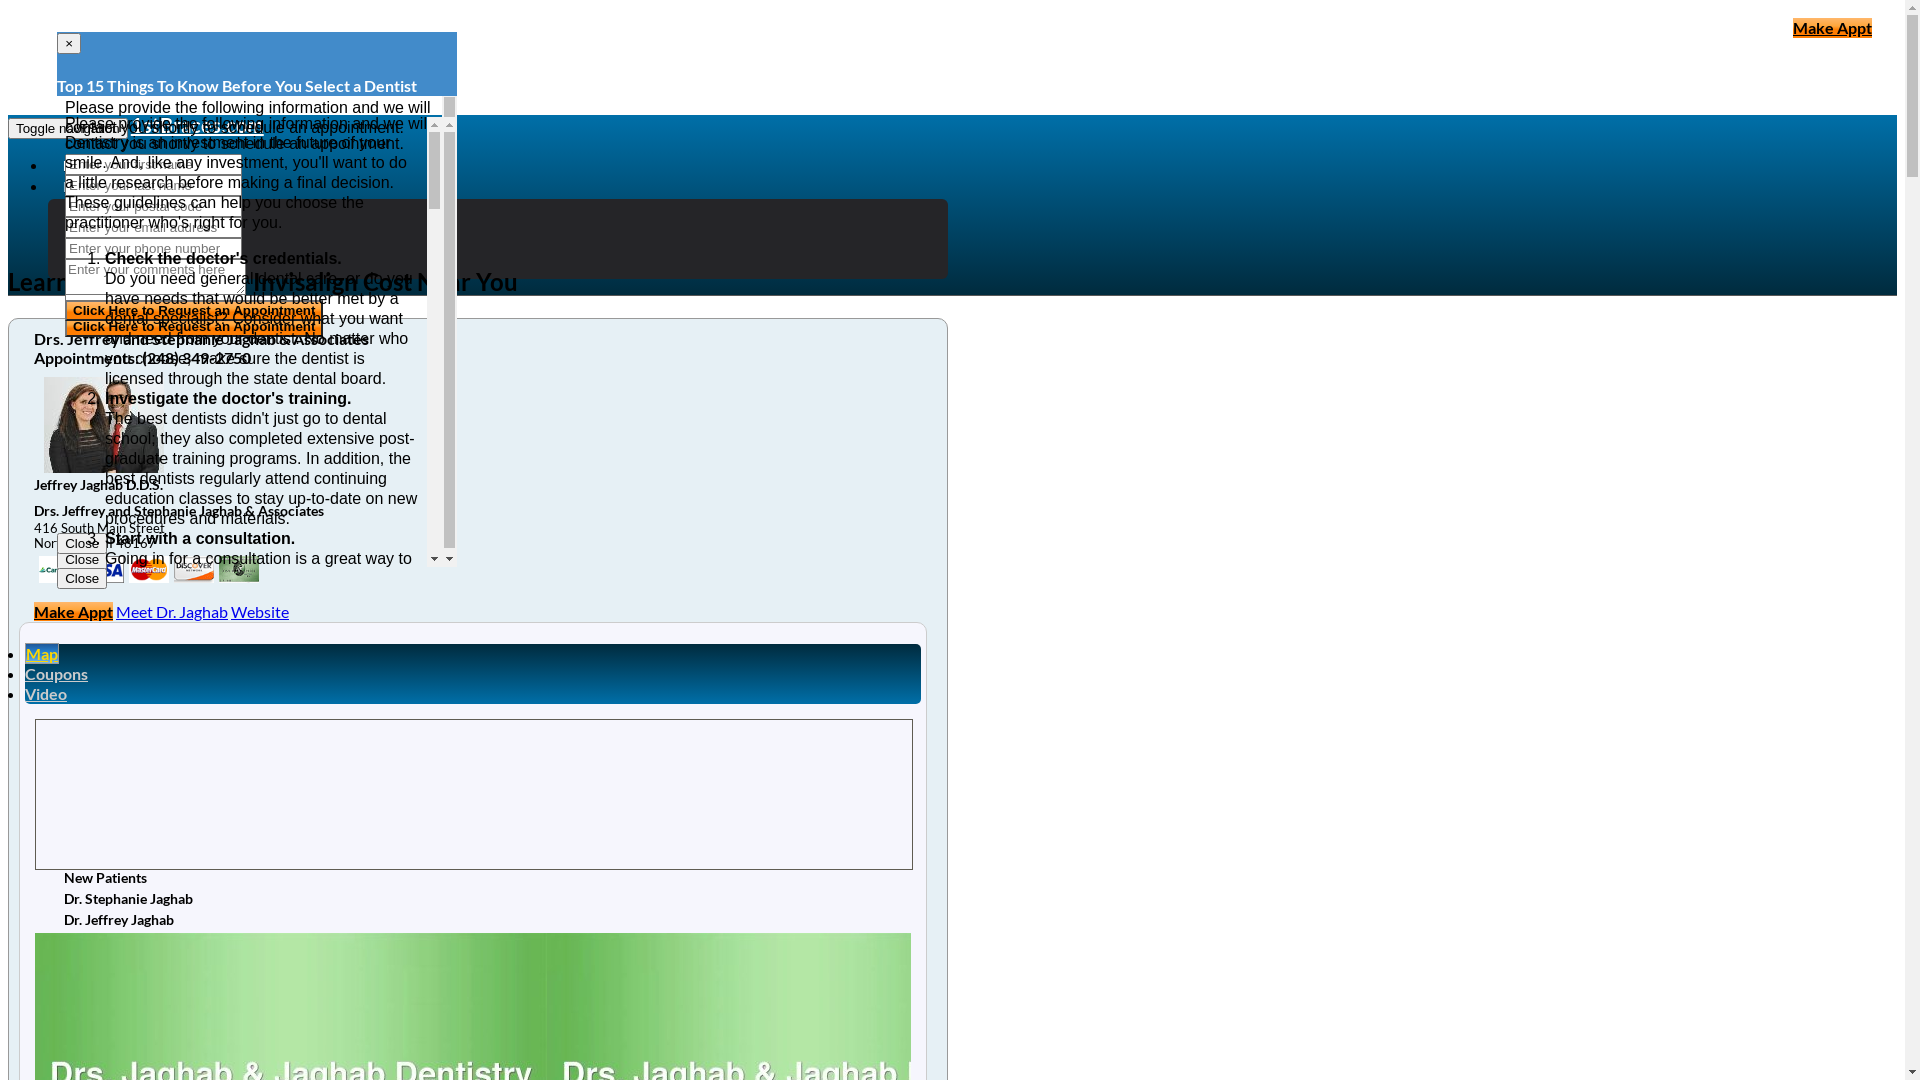  I want to click on 'Coupons', so click(56, 673).